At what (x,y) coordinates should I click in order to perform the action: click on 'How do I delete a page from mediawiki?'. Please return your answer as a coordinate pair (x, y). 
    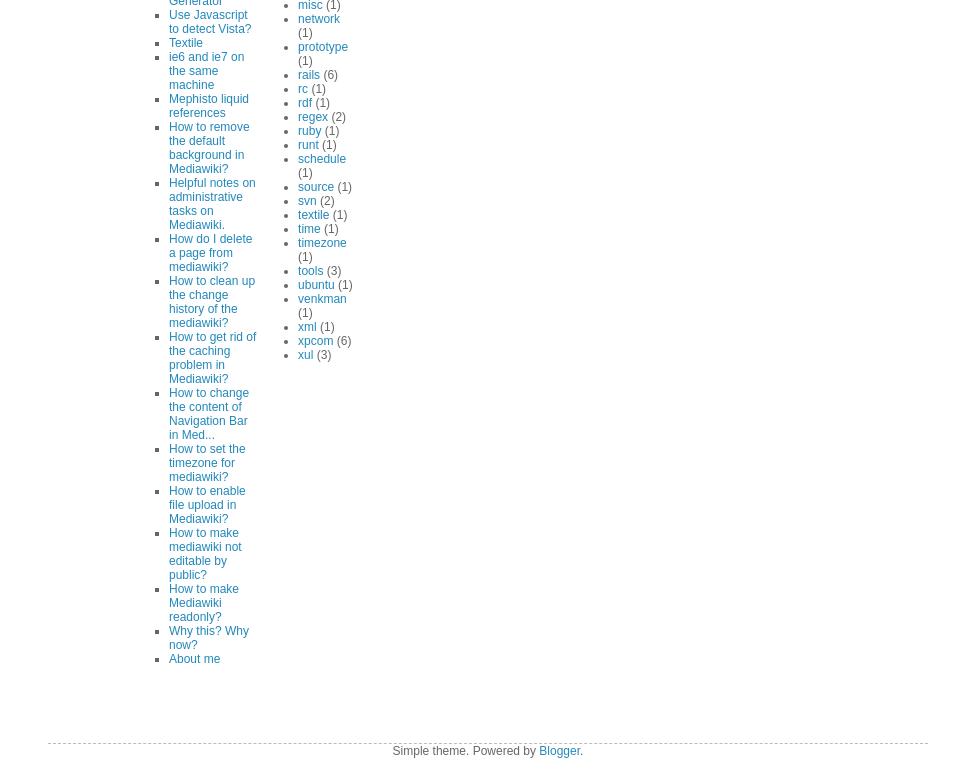
    Looking at the image, I should click on (209, 250).